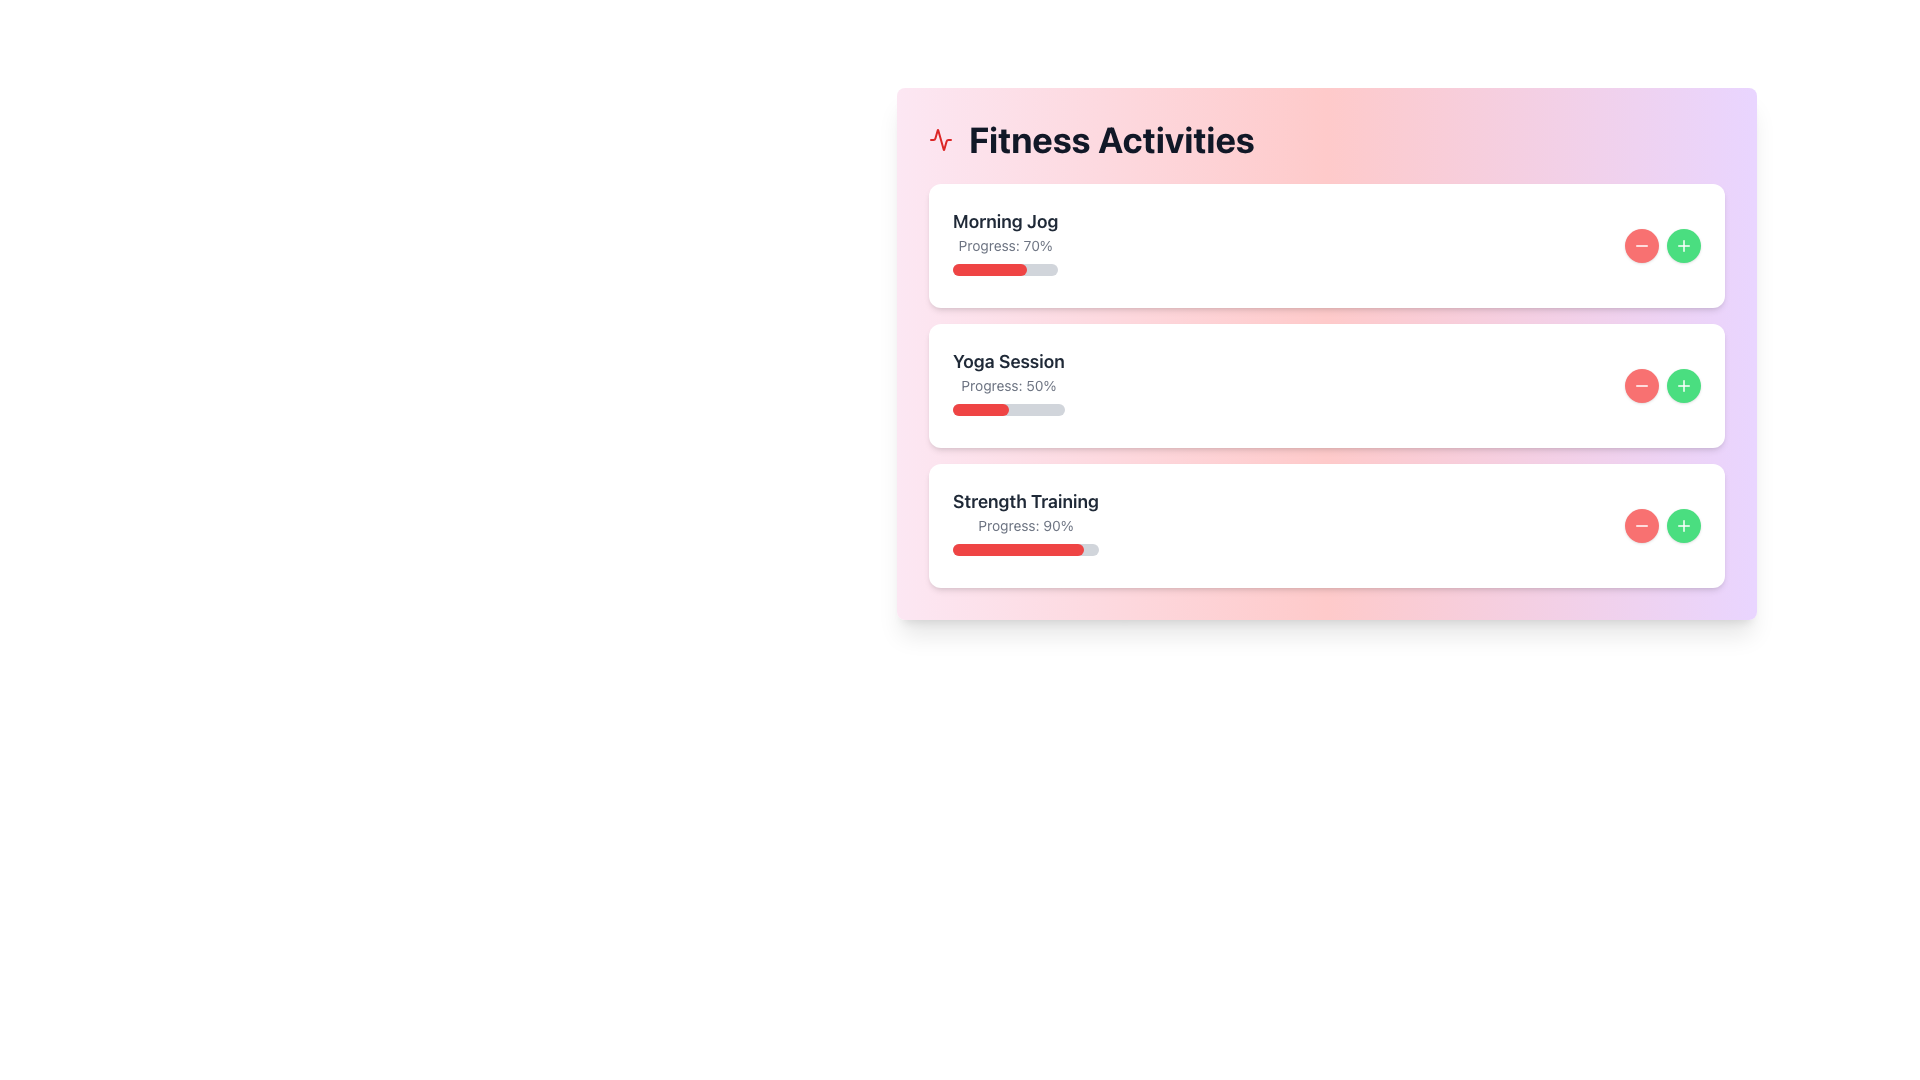 Image resolution: width=1920 pixels, height=1080 pixels. Describe the element at coordinates (1090, 138) in the screenshot. I see `the large, bold textual header labeled 'Fitness Activities', which features a small red activity icon preceding it, located at the top left area of the interface` at that location.